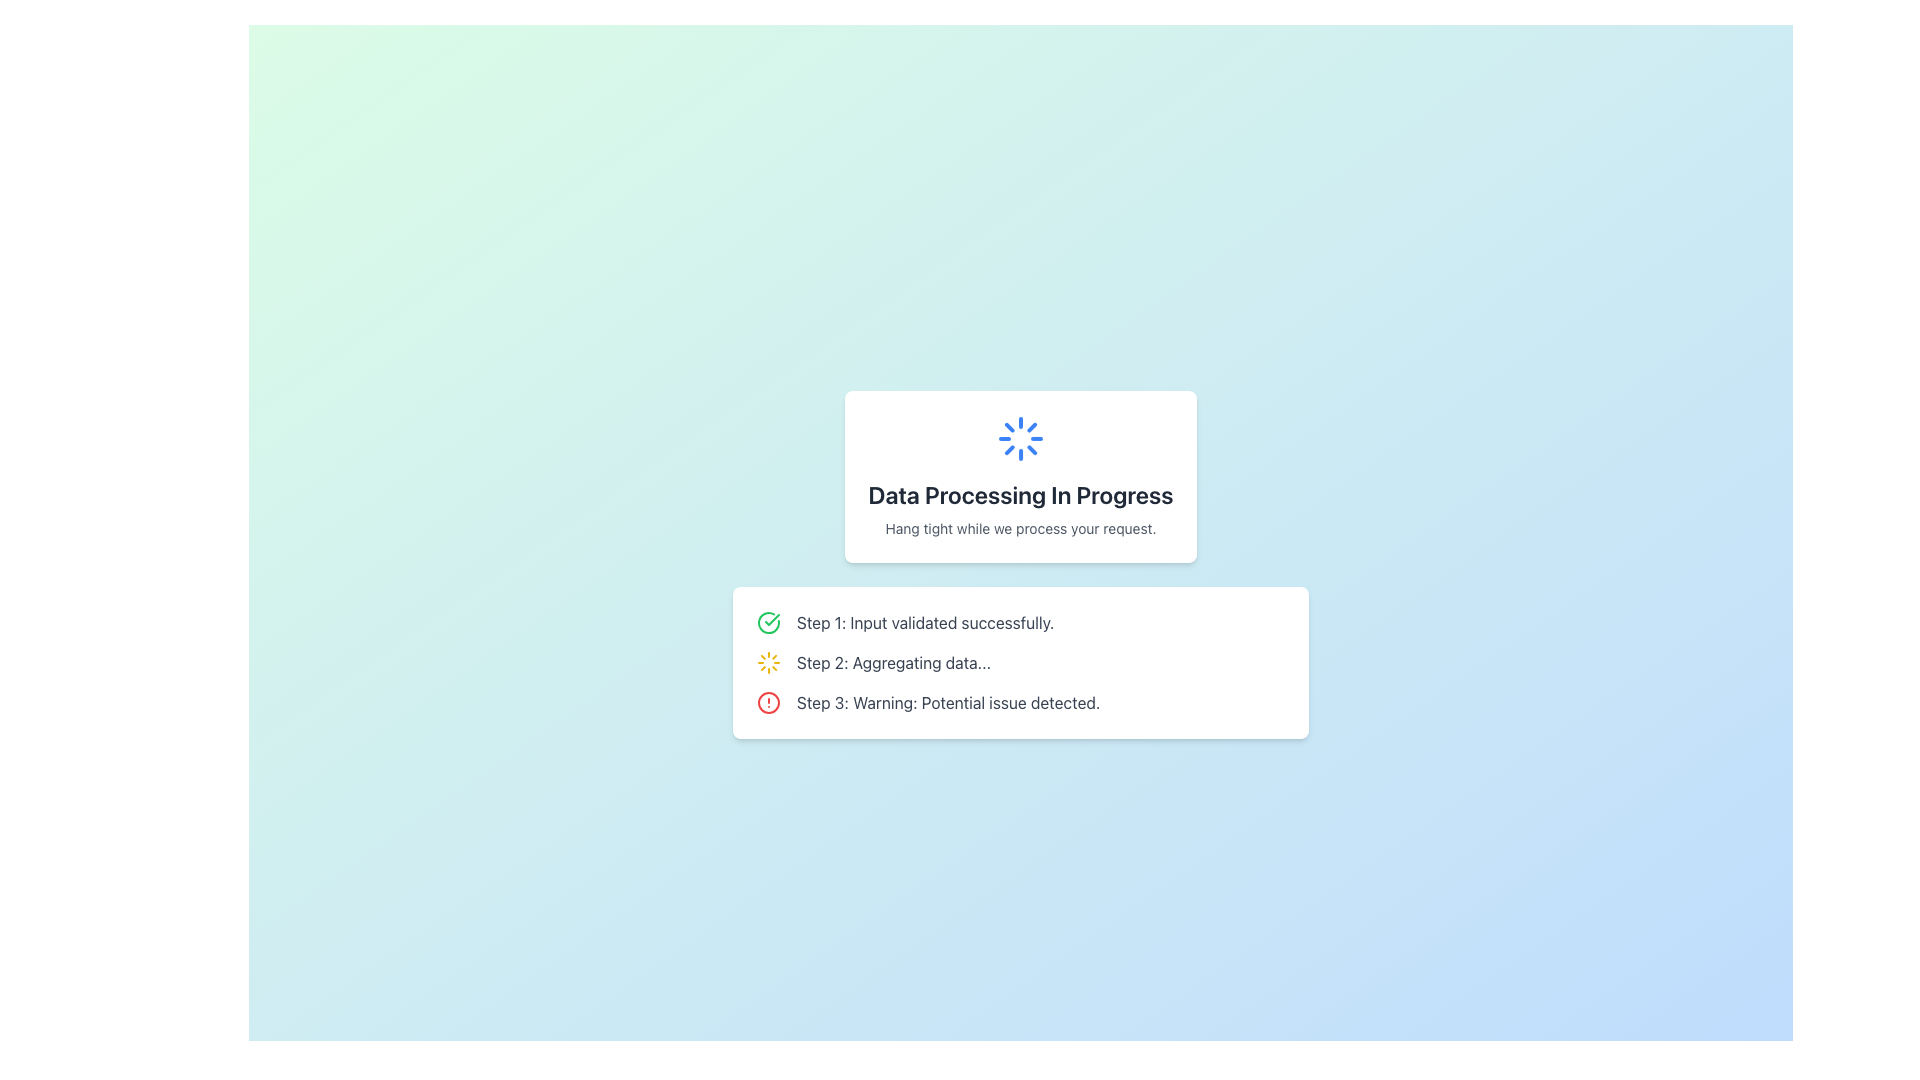 The width and height of the screenshot is (1920, 1080). I want to click on the blue circular loading spinner icon located at the center of the white card above the text 'Data Processing In Progress', so click(1021, 438).